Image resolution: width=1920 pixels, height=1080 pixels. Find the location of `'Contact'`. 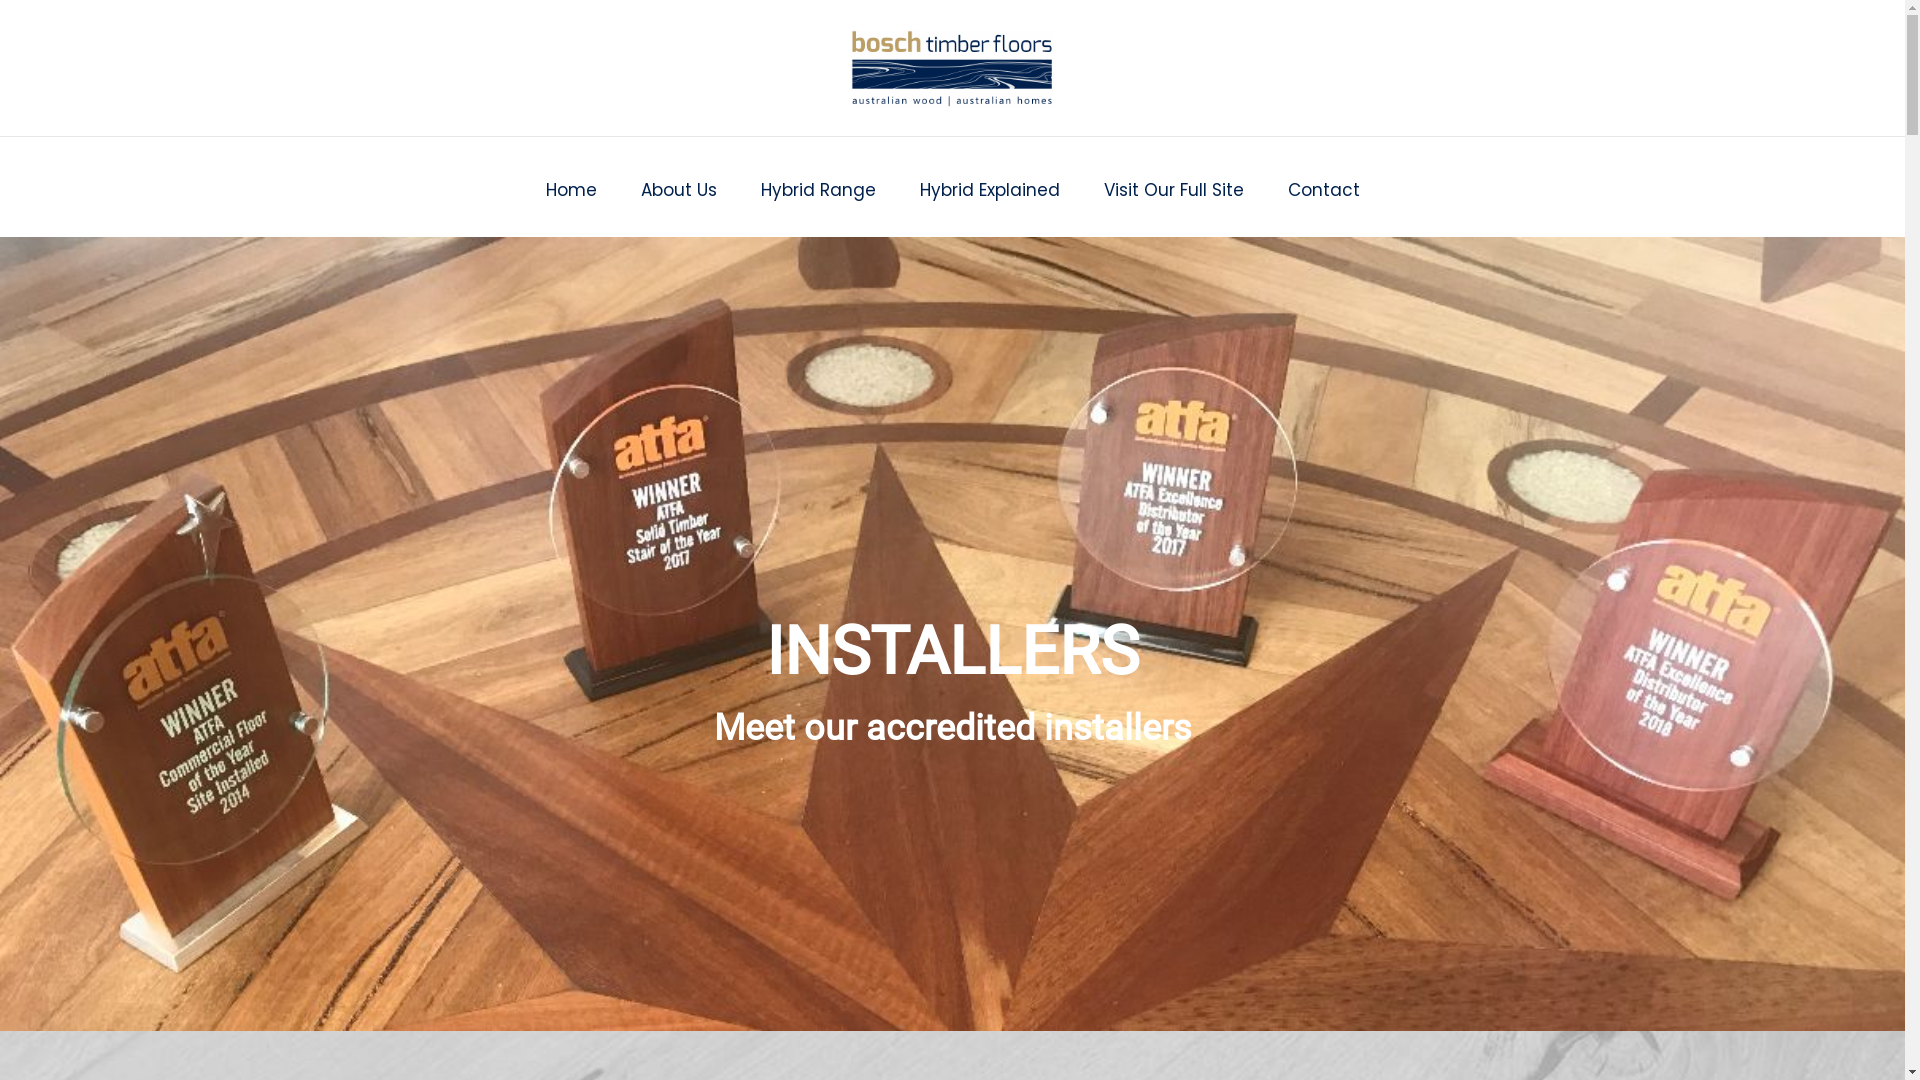

'Contact' is located at coordinates (1324, 185).